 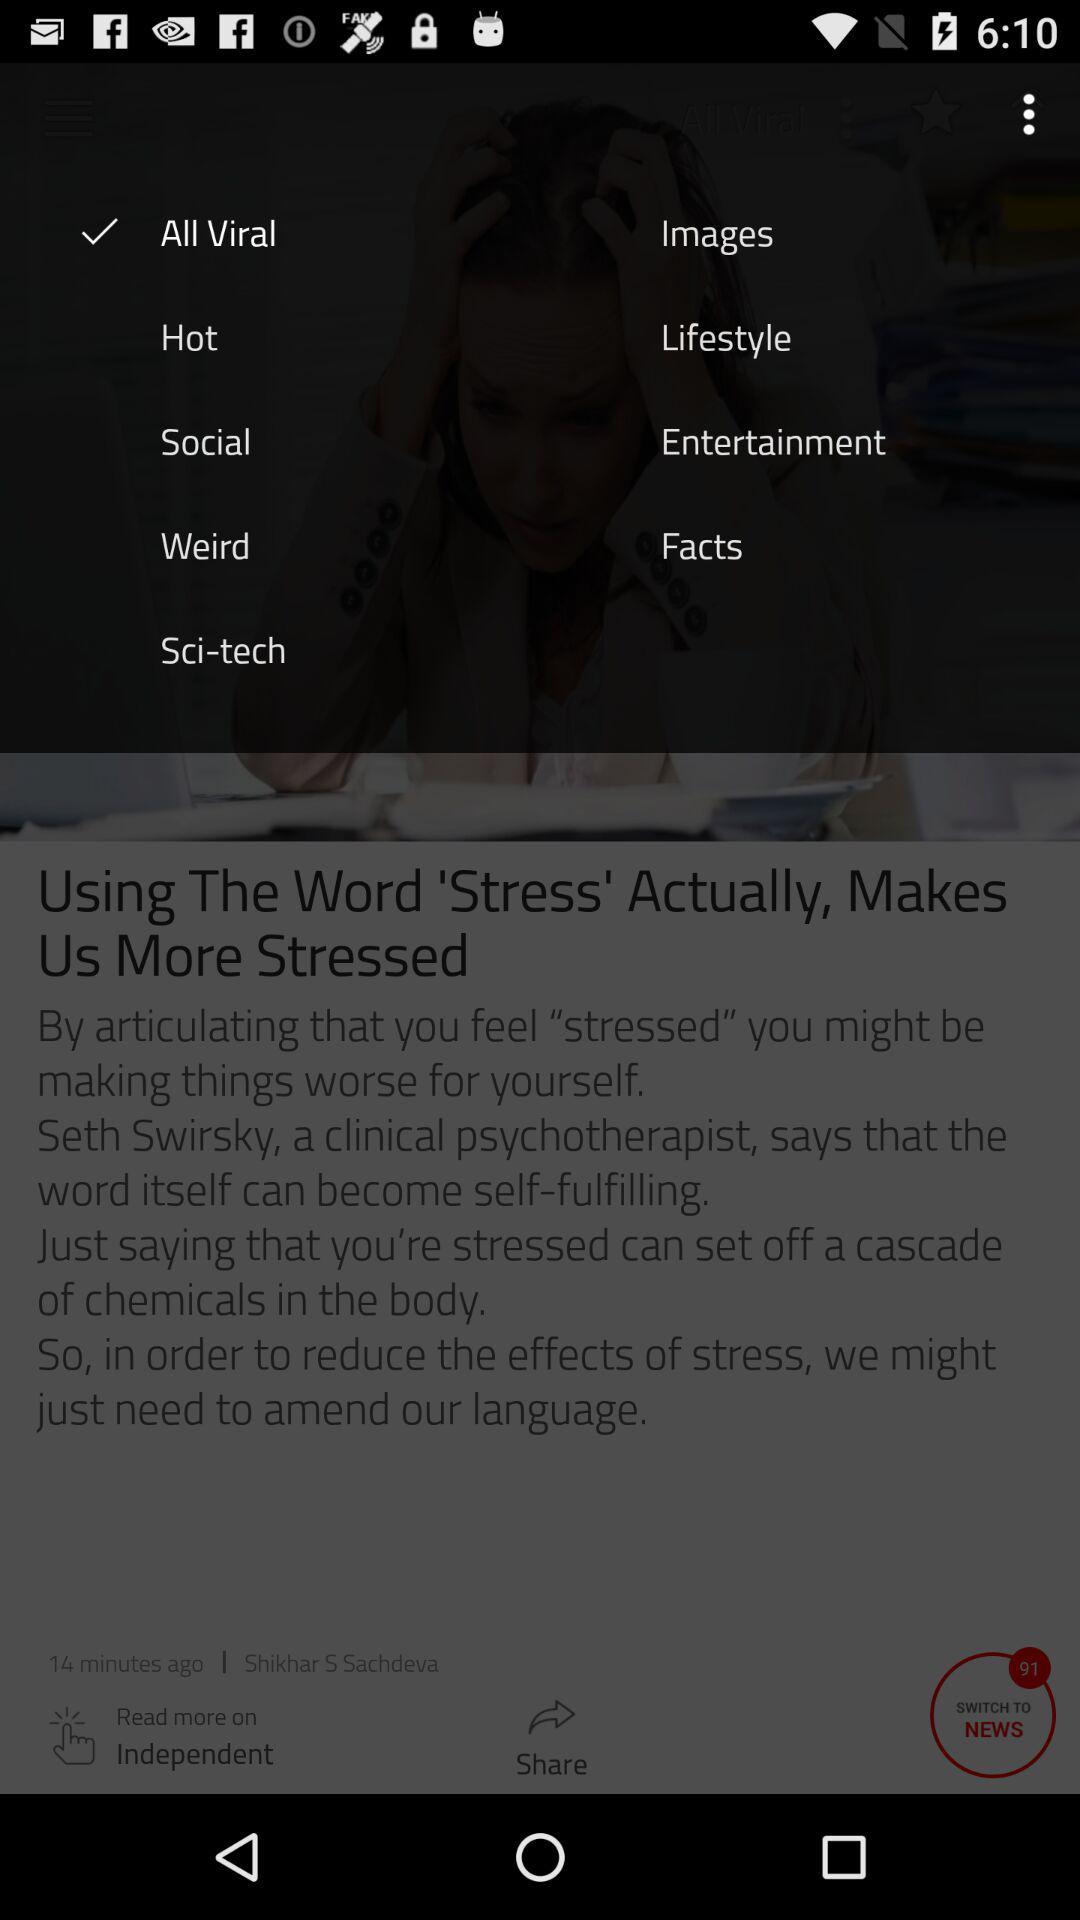 I want to click on item next to the all viral item, so click(x=716, y=230).